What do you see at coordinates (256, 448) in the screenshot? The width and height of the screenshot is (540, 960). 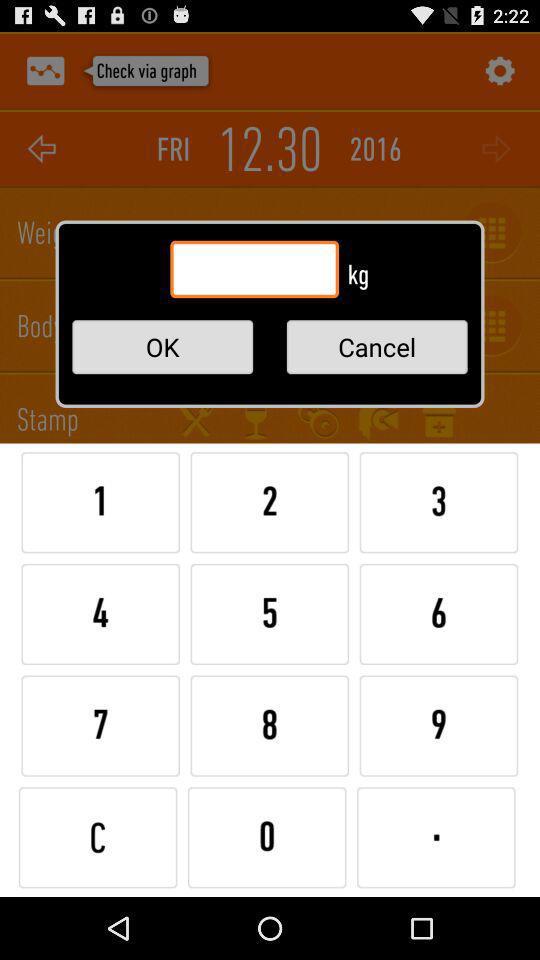 I see `the menu icon` at bounding box center [256, 448].